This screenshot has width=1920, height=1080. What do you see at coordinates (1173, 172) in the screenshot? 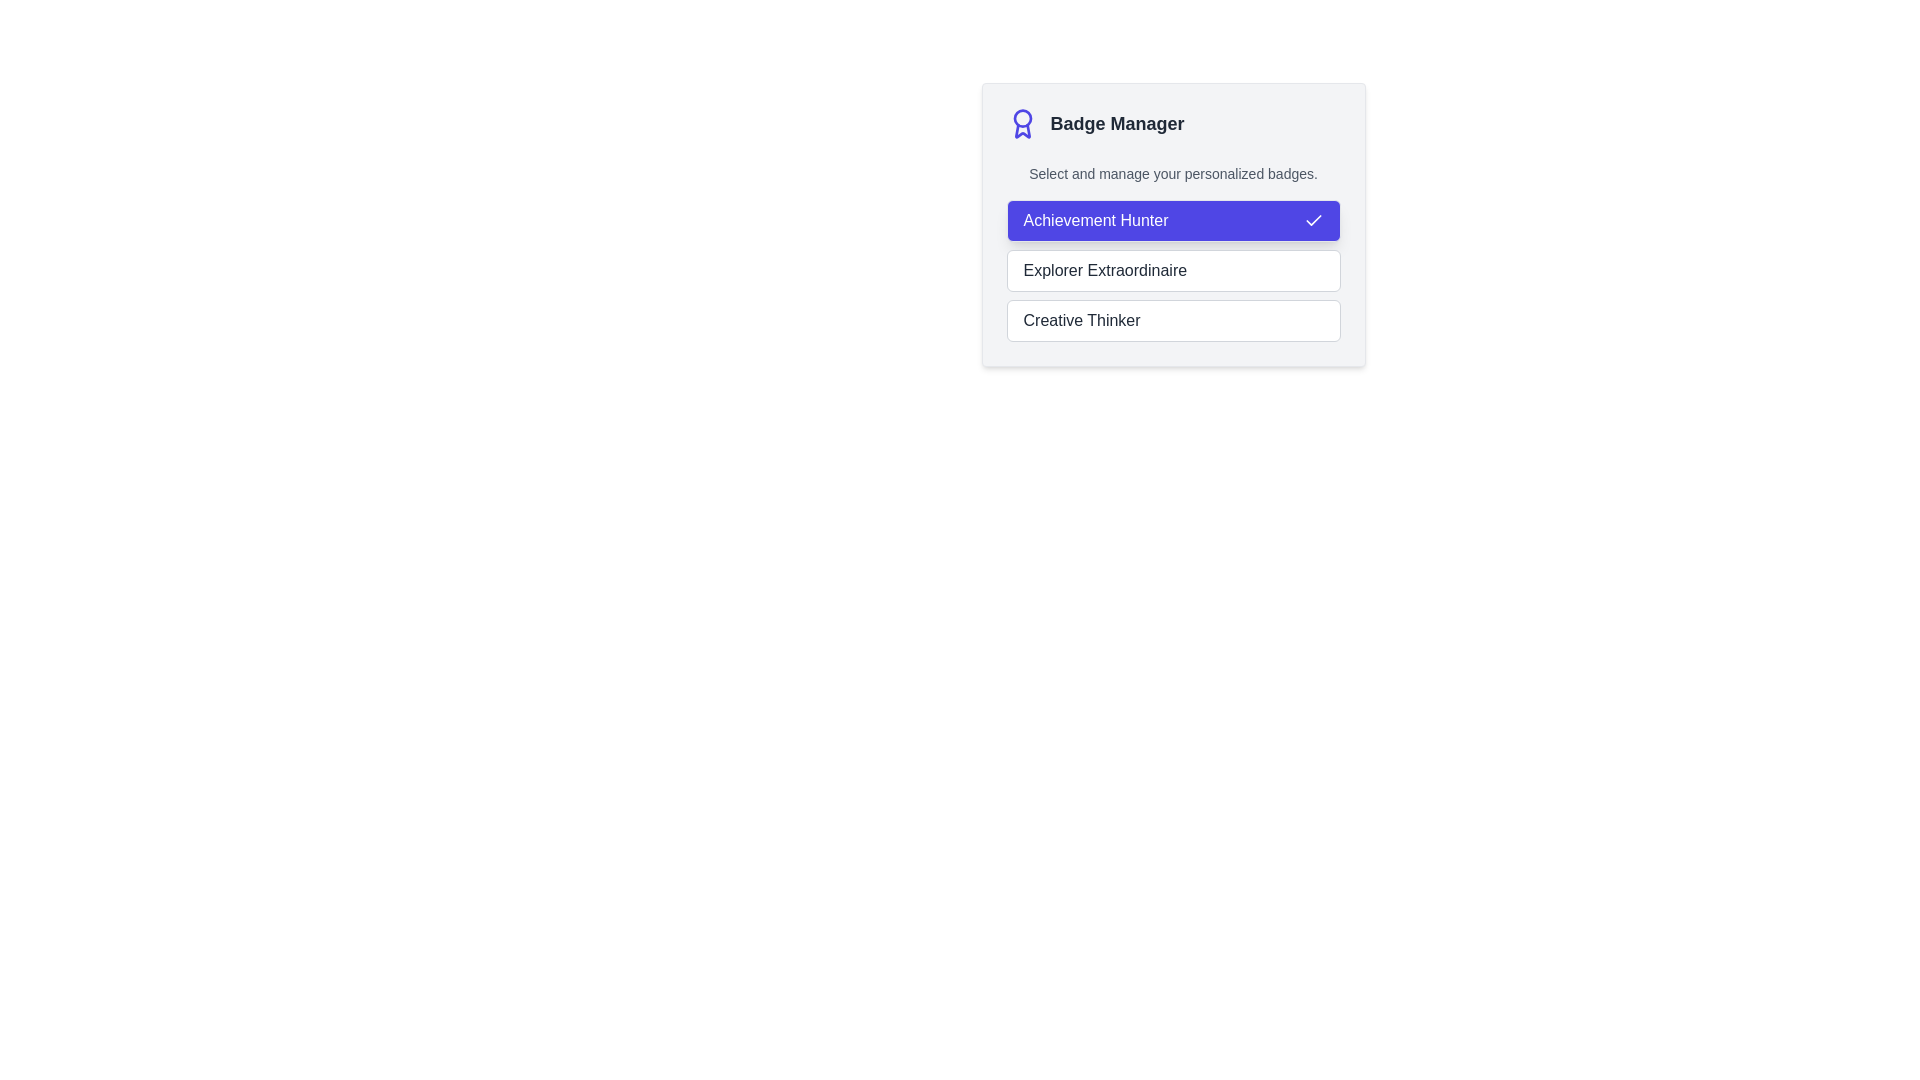
I see `the text label displaying 'Select and manage your personalized badges.' which is positioned below the 'Badge Manager' heading` at bounding box center [1173, 172].